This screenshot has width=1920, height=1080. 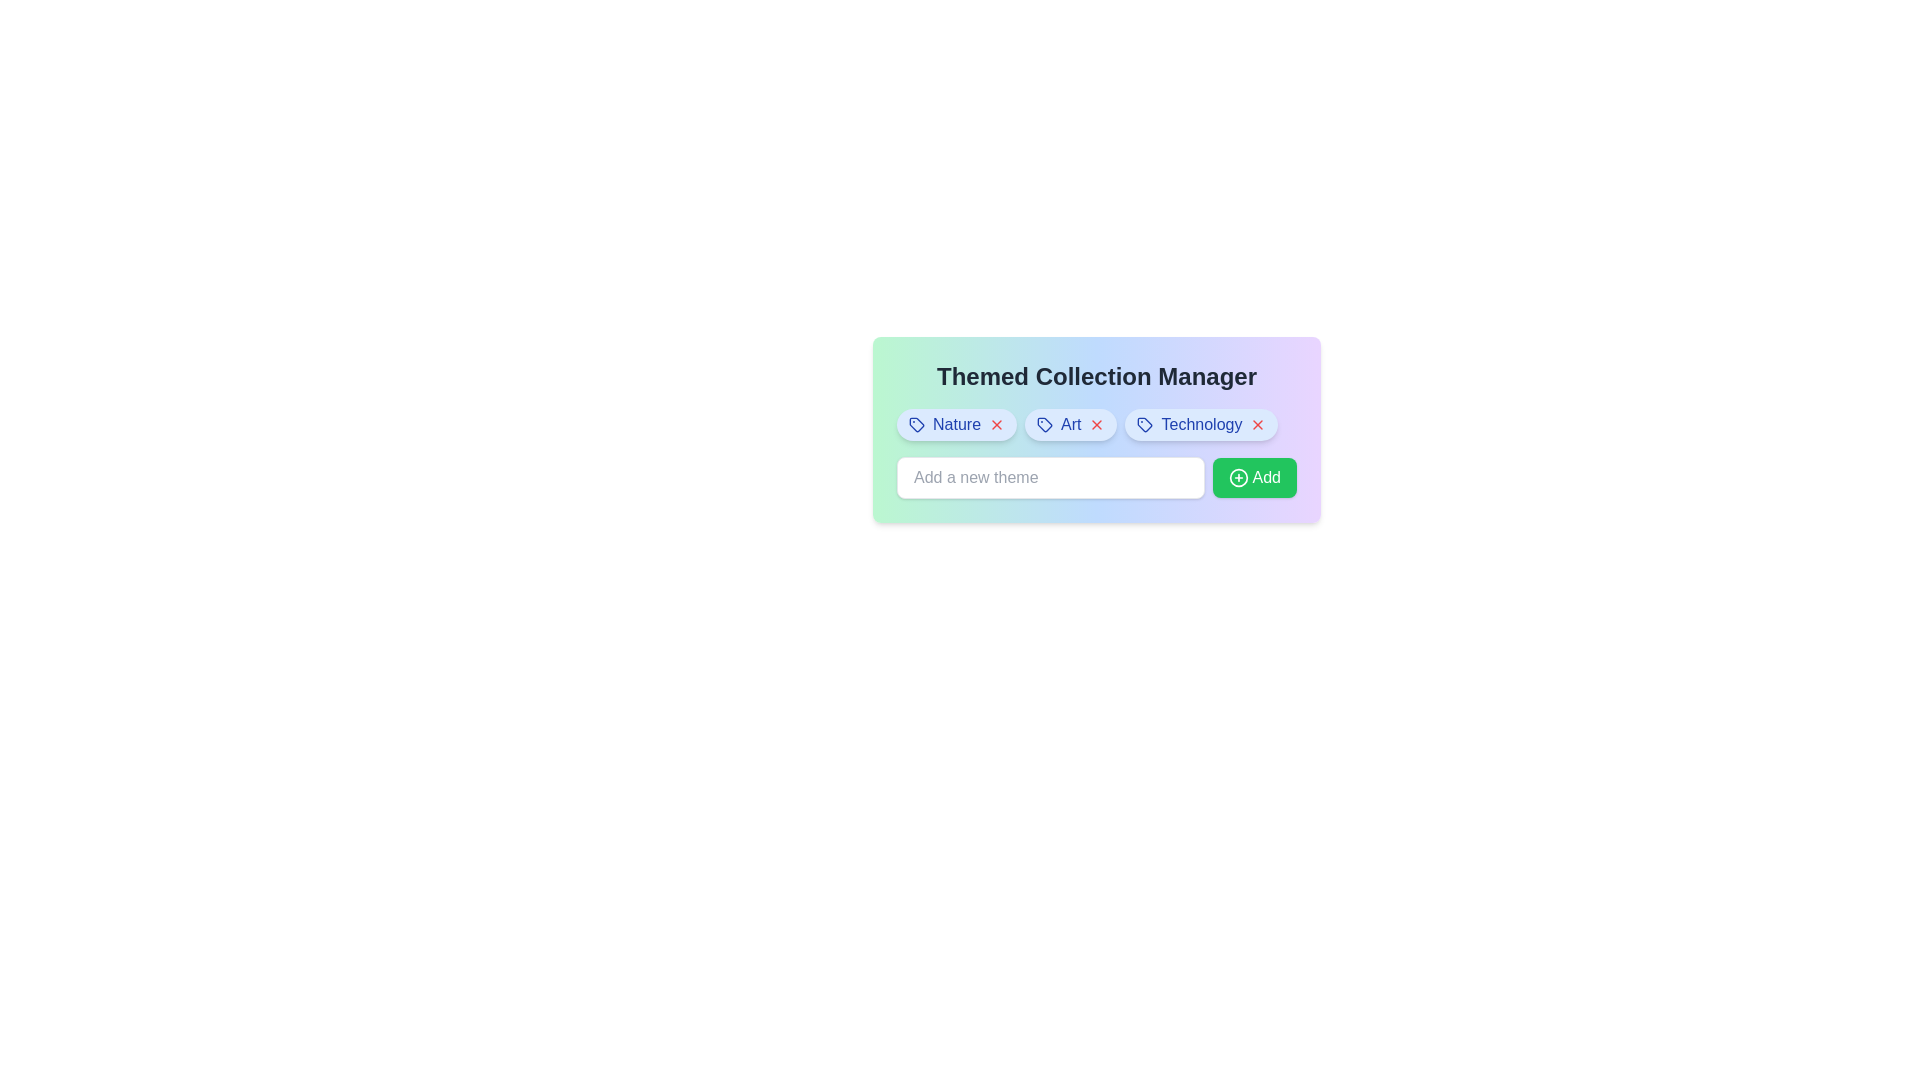 What do you see at coordinates (1096, 423) in the screenshot?
I see `'X' button for the theme Art` at bounding box center [1096, 423].